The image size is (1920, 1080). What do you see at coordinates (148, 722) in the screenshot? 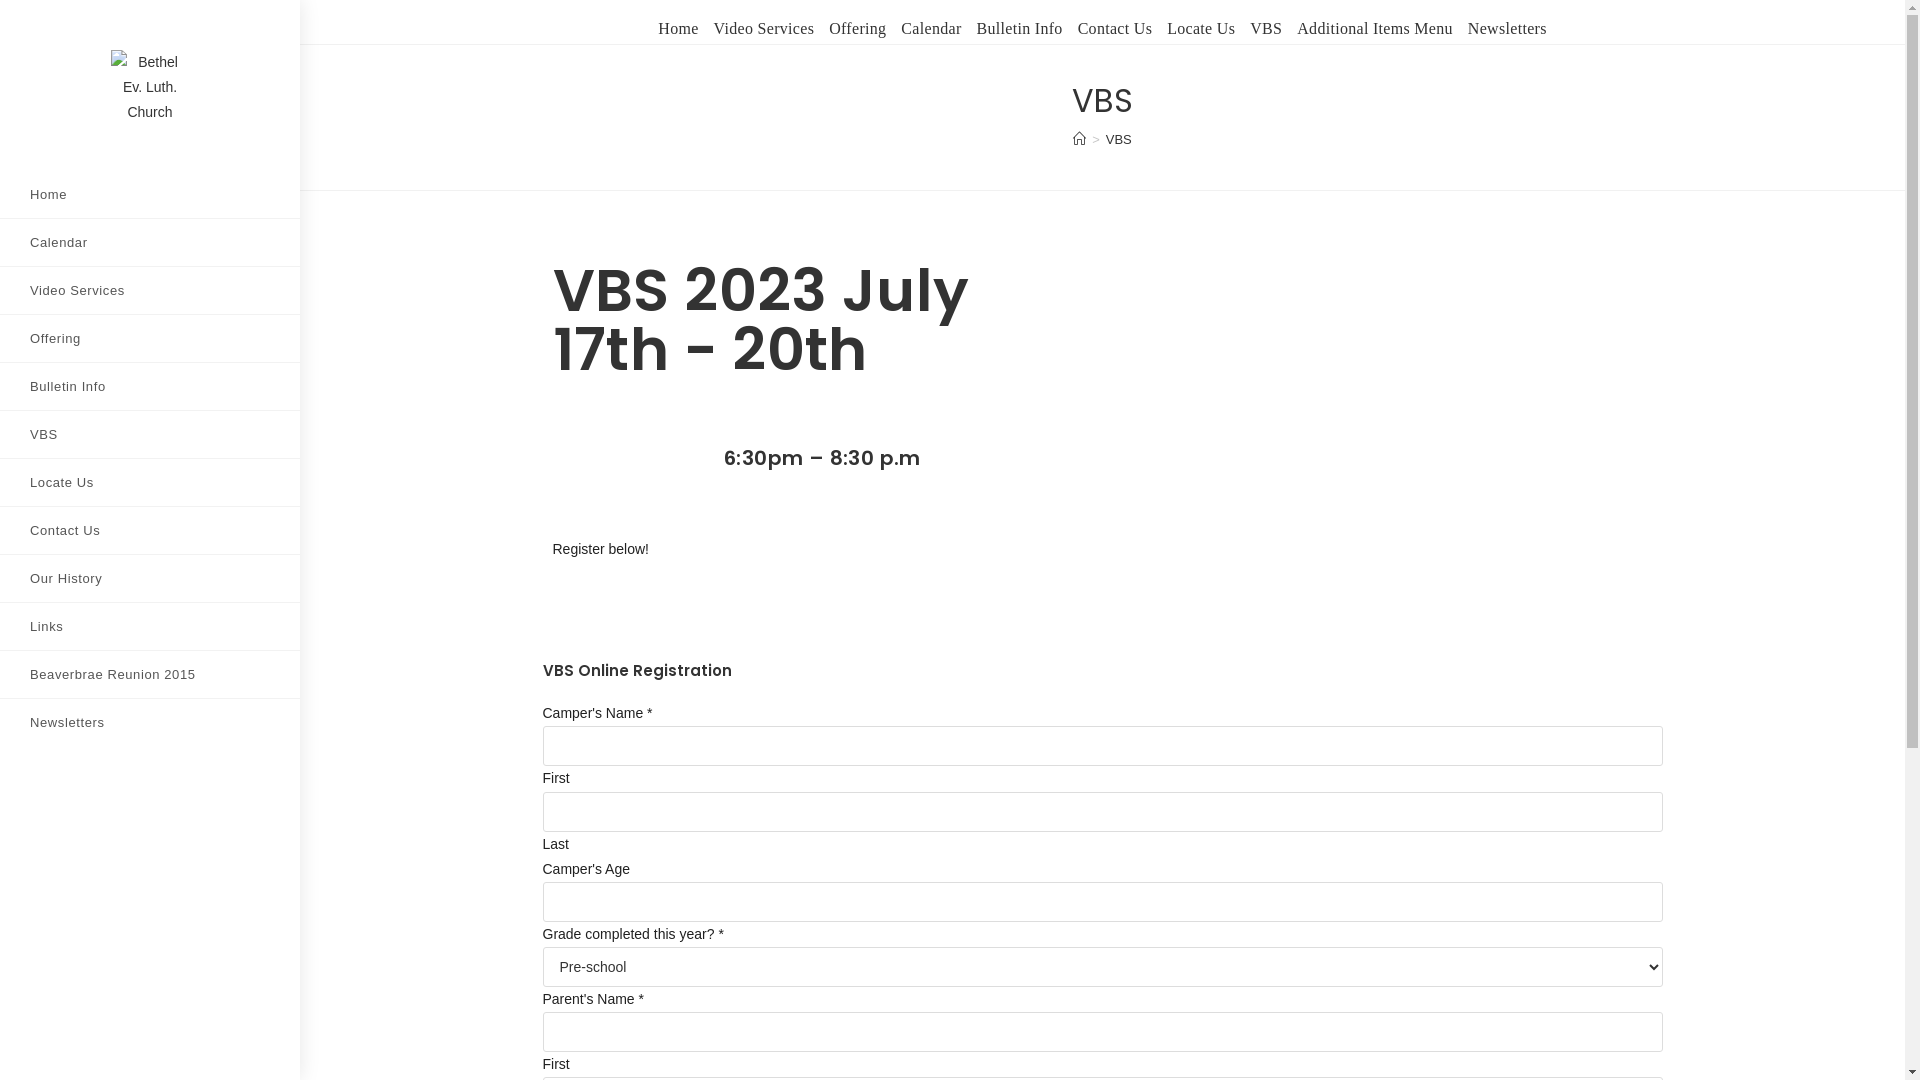
I see `'Newsletters'` at bounding box center [148, 722].